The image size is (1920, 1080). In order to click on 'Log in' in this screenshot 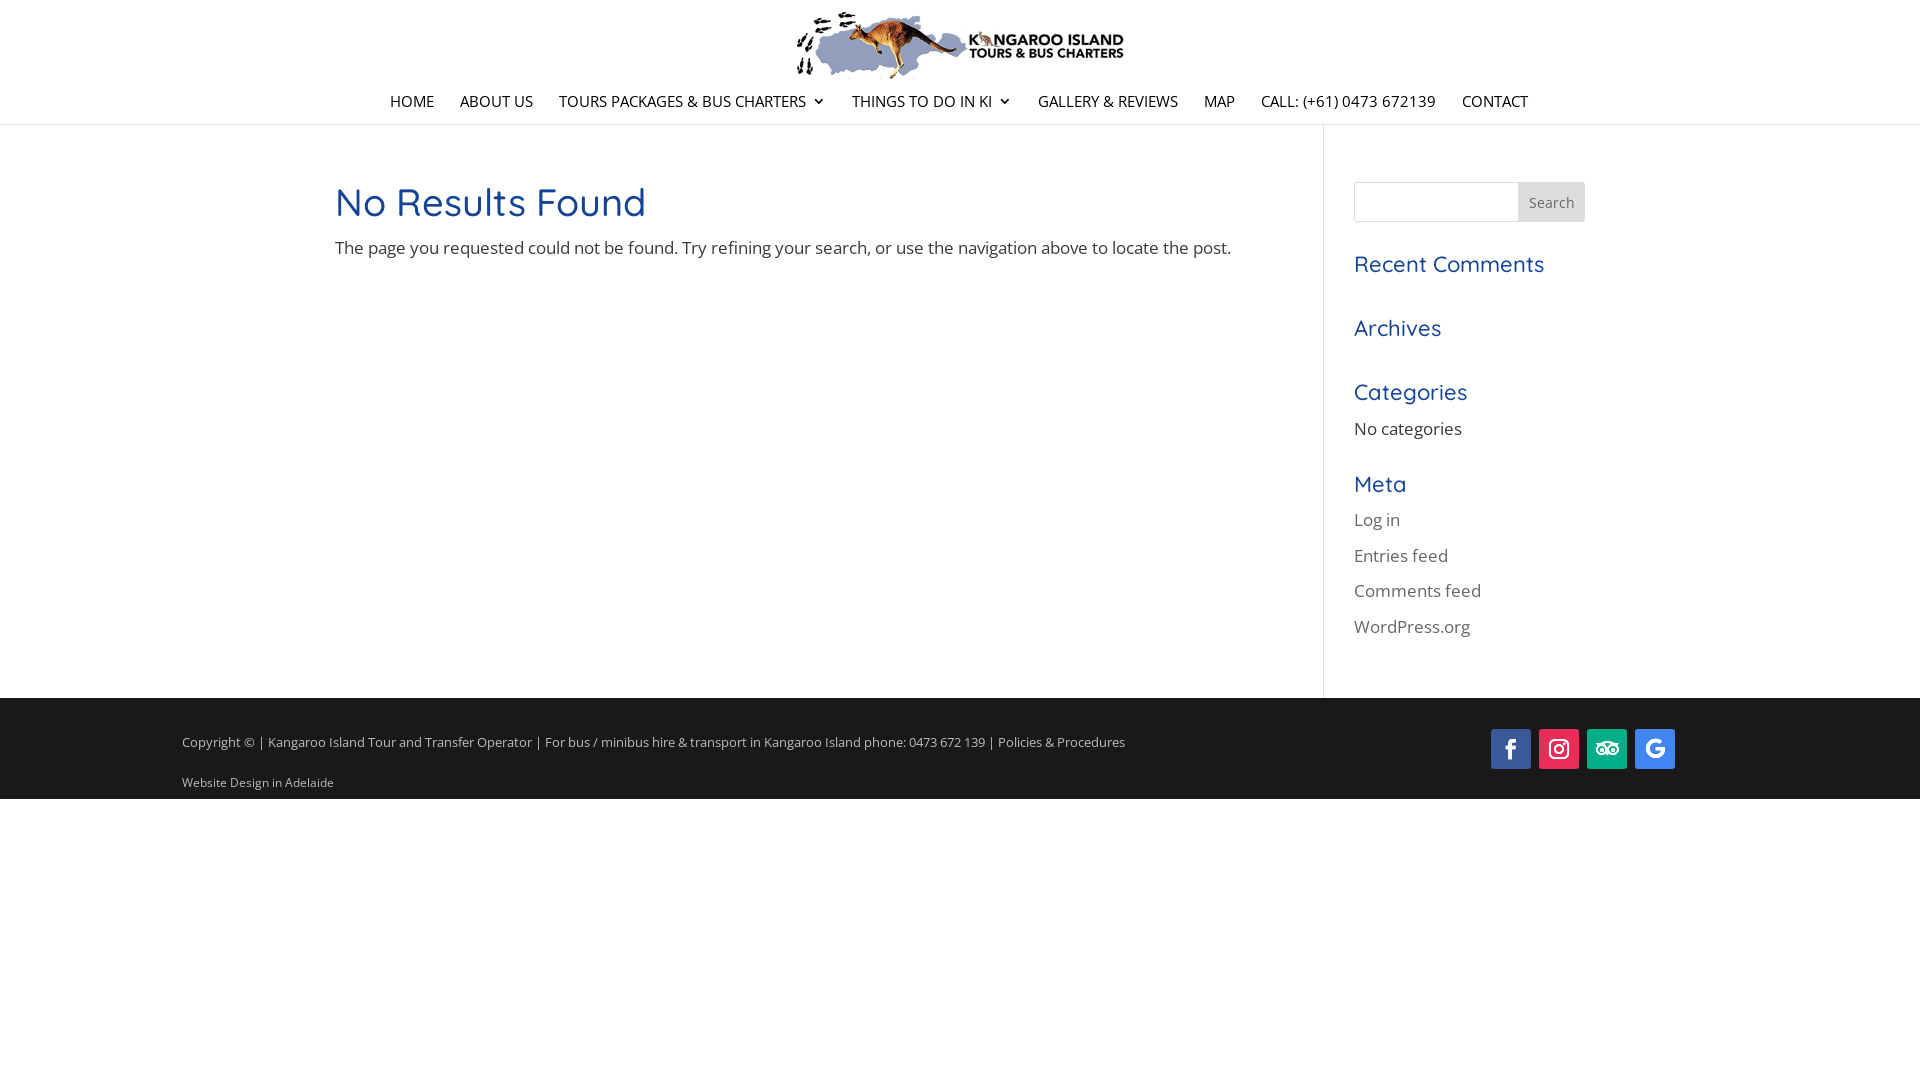, I will do `click(1376, 518)`.